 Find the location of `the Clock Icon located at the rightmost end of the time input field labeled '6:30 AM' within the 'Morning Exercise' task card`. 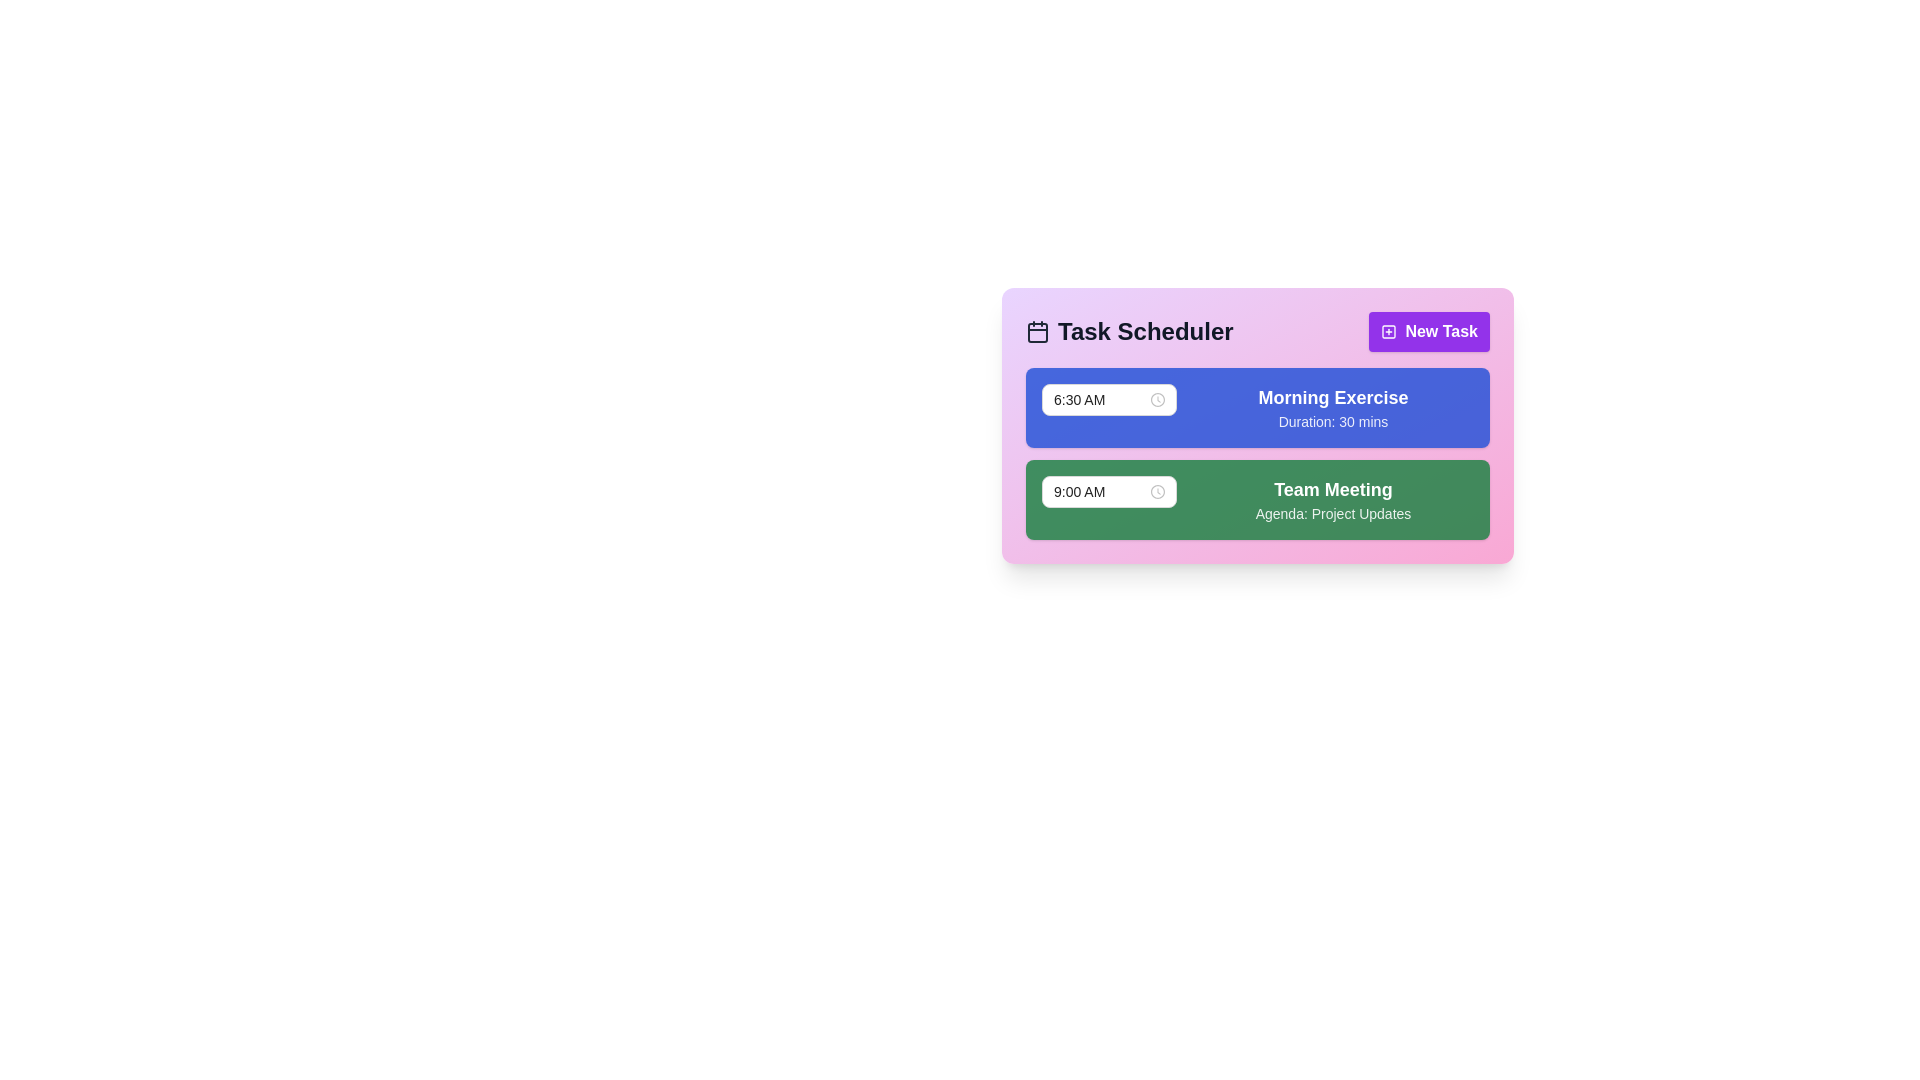

the Clock Icon located at the rightmost end of the time input field labeled '6:30 AM' within the 'Morning Exercise' task card is located at coordinates (1157, 400).